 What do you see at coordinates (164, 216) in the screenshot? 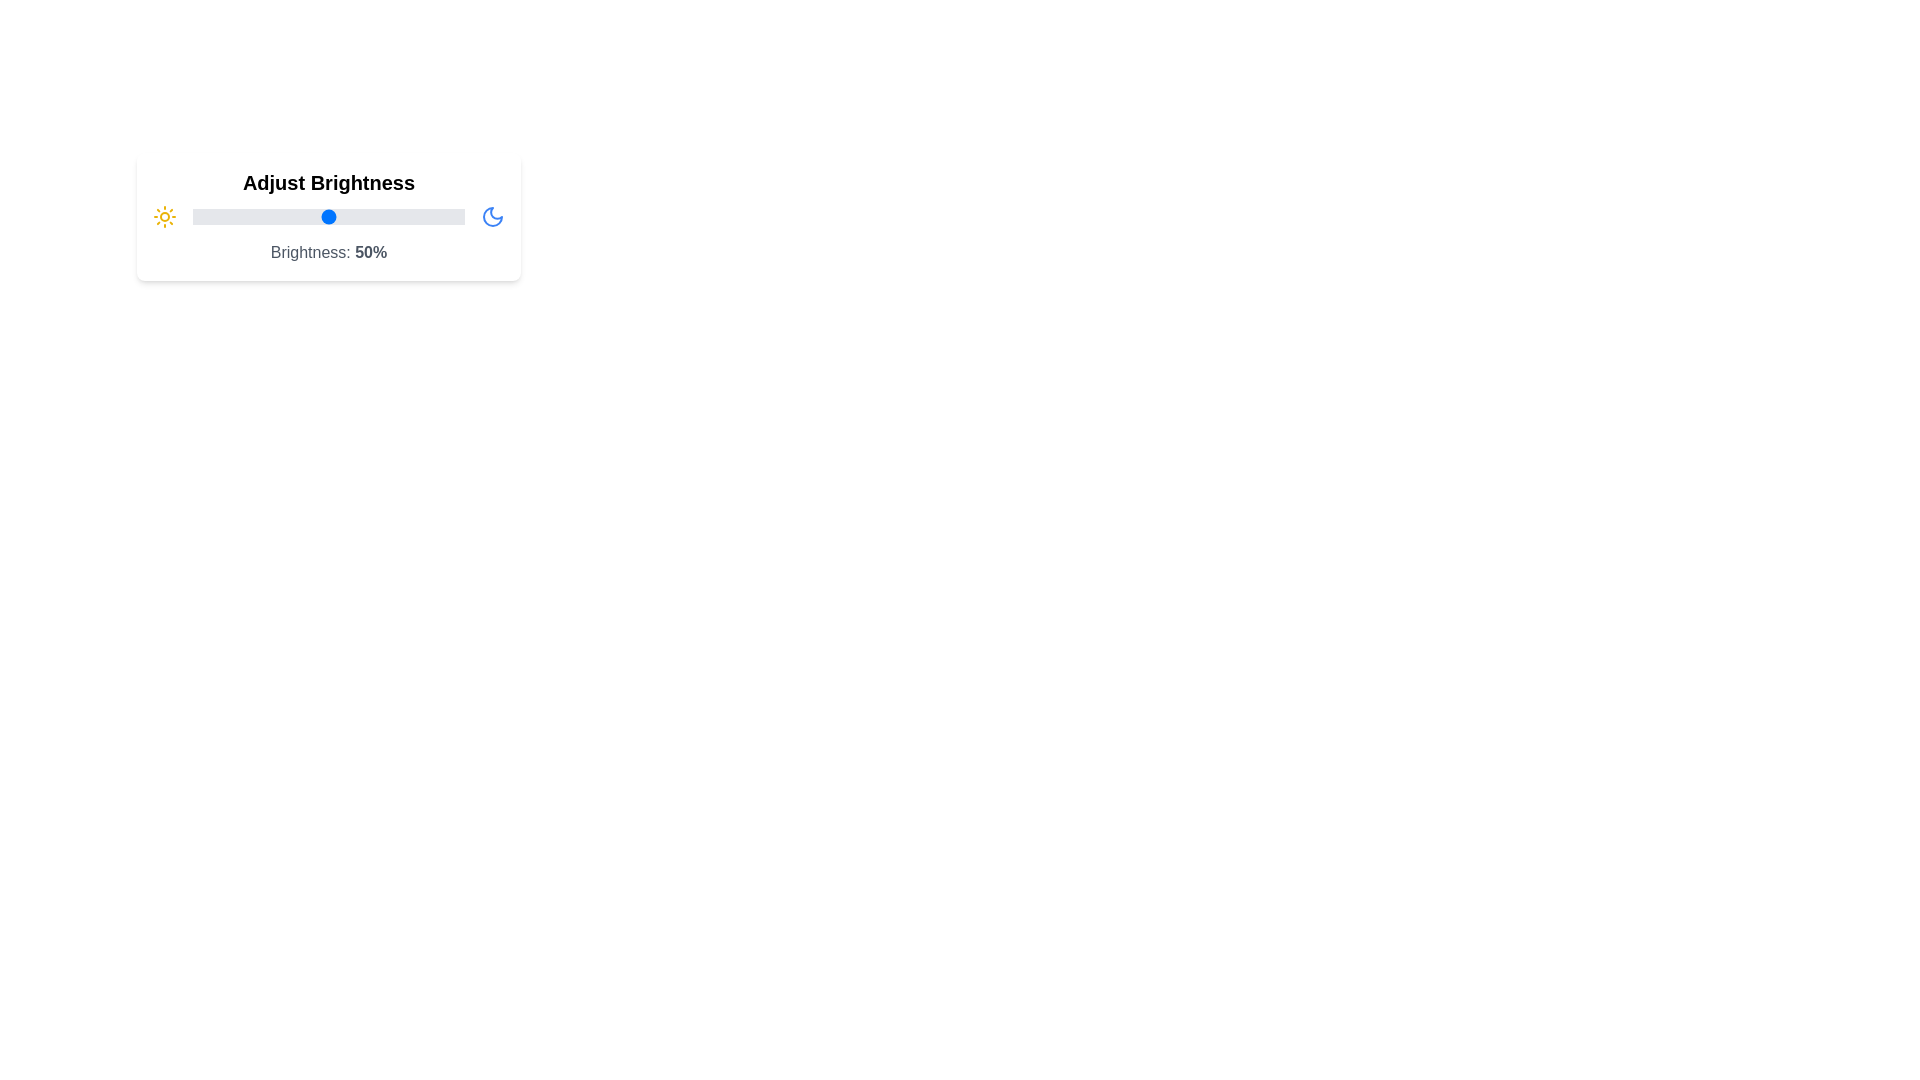
I see `the sun icon to explore its functionality` at bounding box center [164, 216].